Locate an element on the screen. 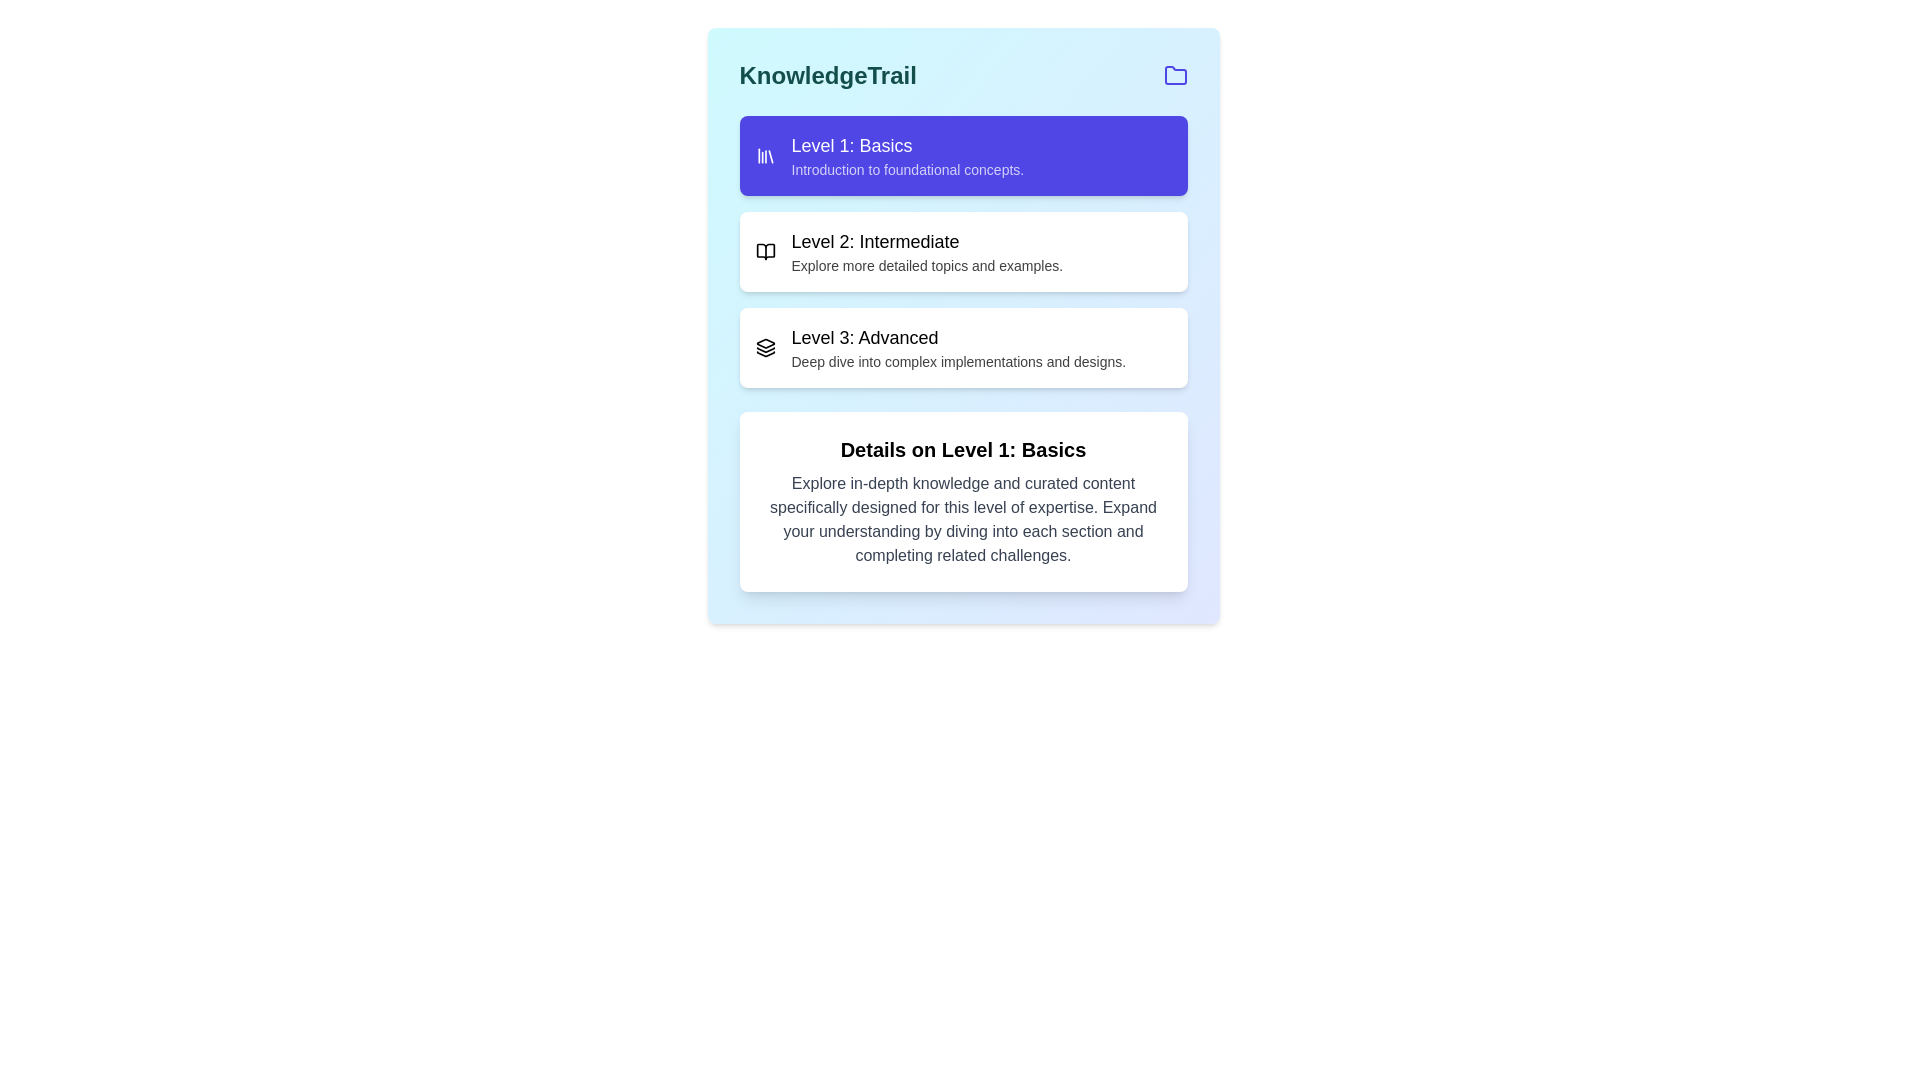 This screenshot has height=1080, width=1920. the second menu item under 'KnowledgeTrail' is located at coordinates (926, 250).